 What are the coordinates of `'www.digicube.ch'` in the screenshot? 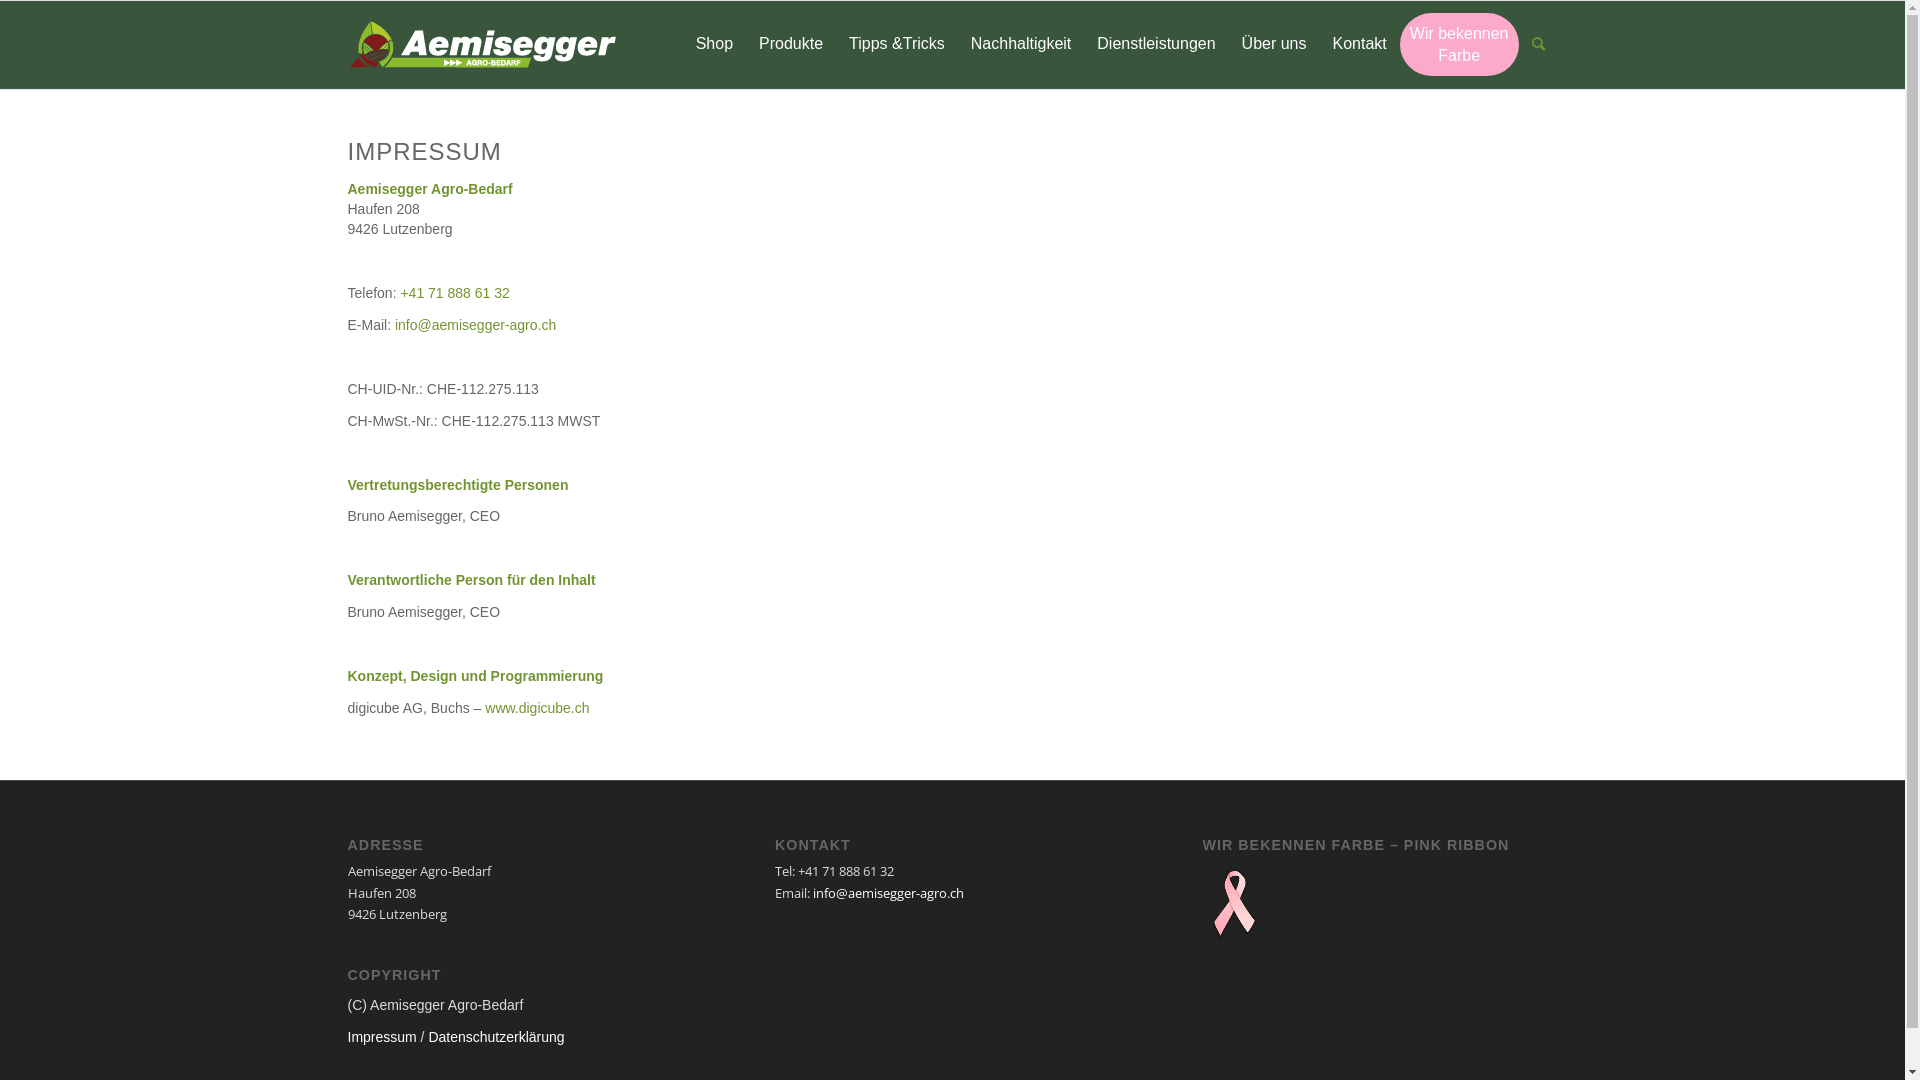 It's located at (537, 707).